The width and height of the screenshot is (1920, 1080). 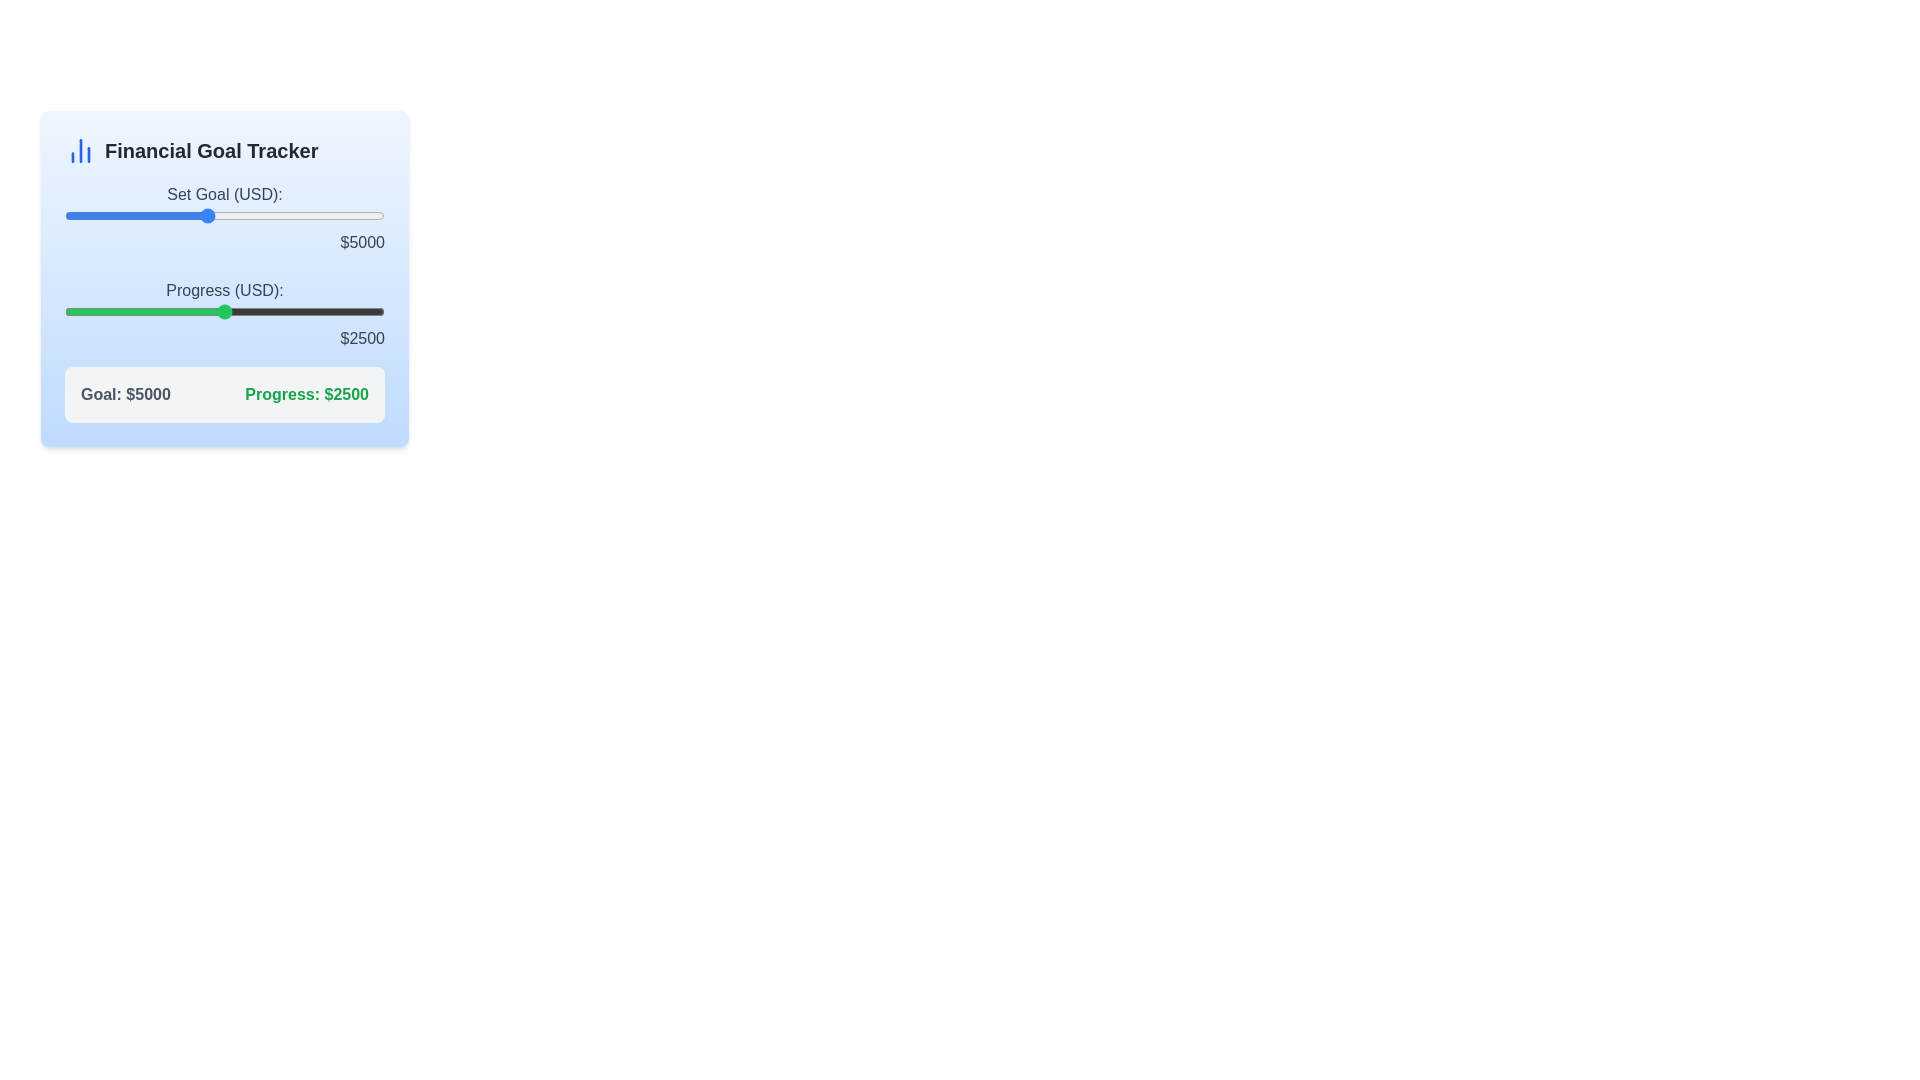 I want to click on the progress slider to 1586 USD, so click(x=166, y=312).